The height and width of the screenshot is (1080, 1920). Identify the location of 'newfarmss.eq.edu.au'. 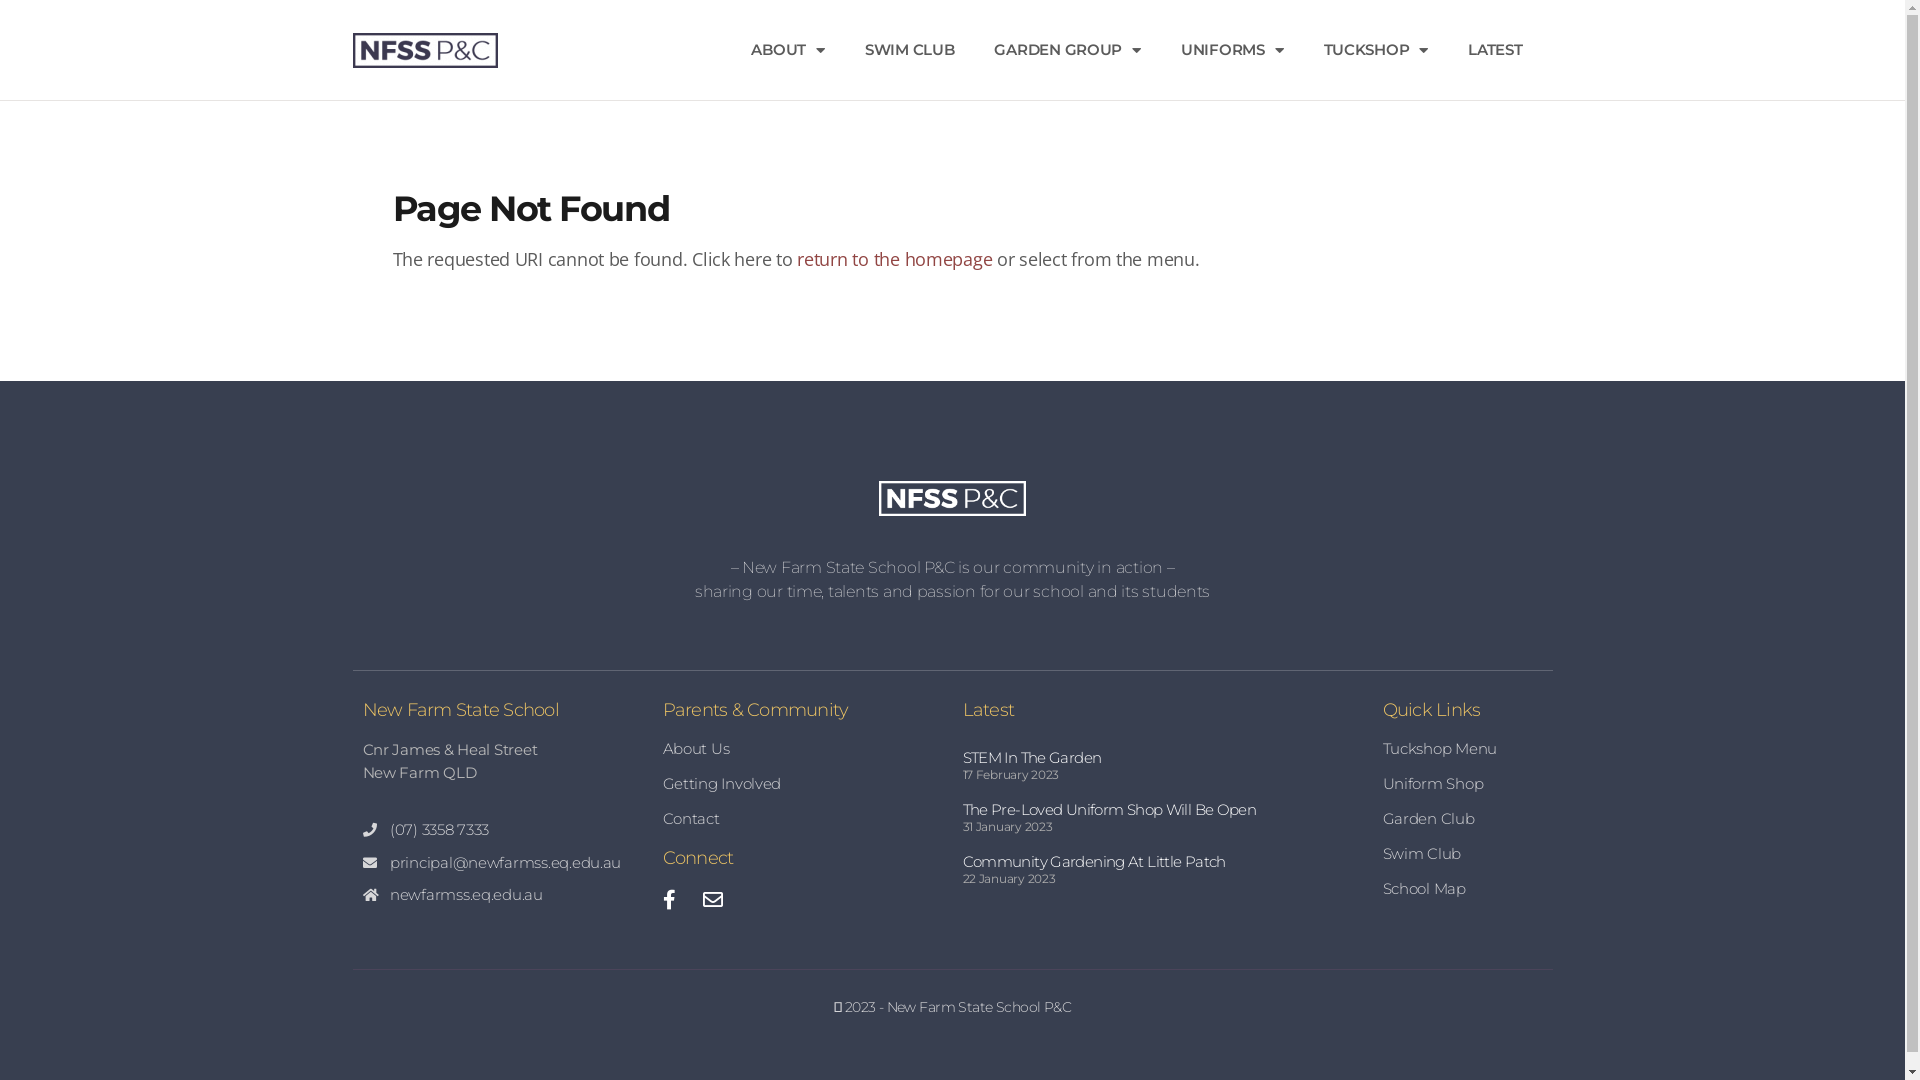
(502, 894).